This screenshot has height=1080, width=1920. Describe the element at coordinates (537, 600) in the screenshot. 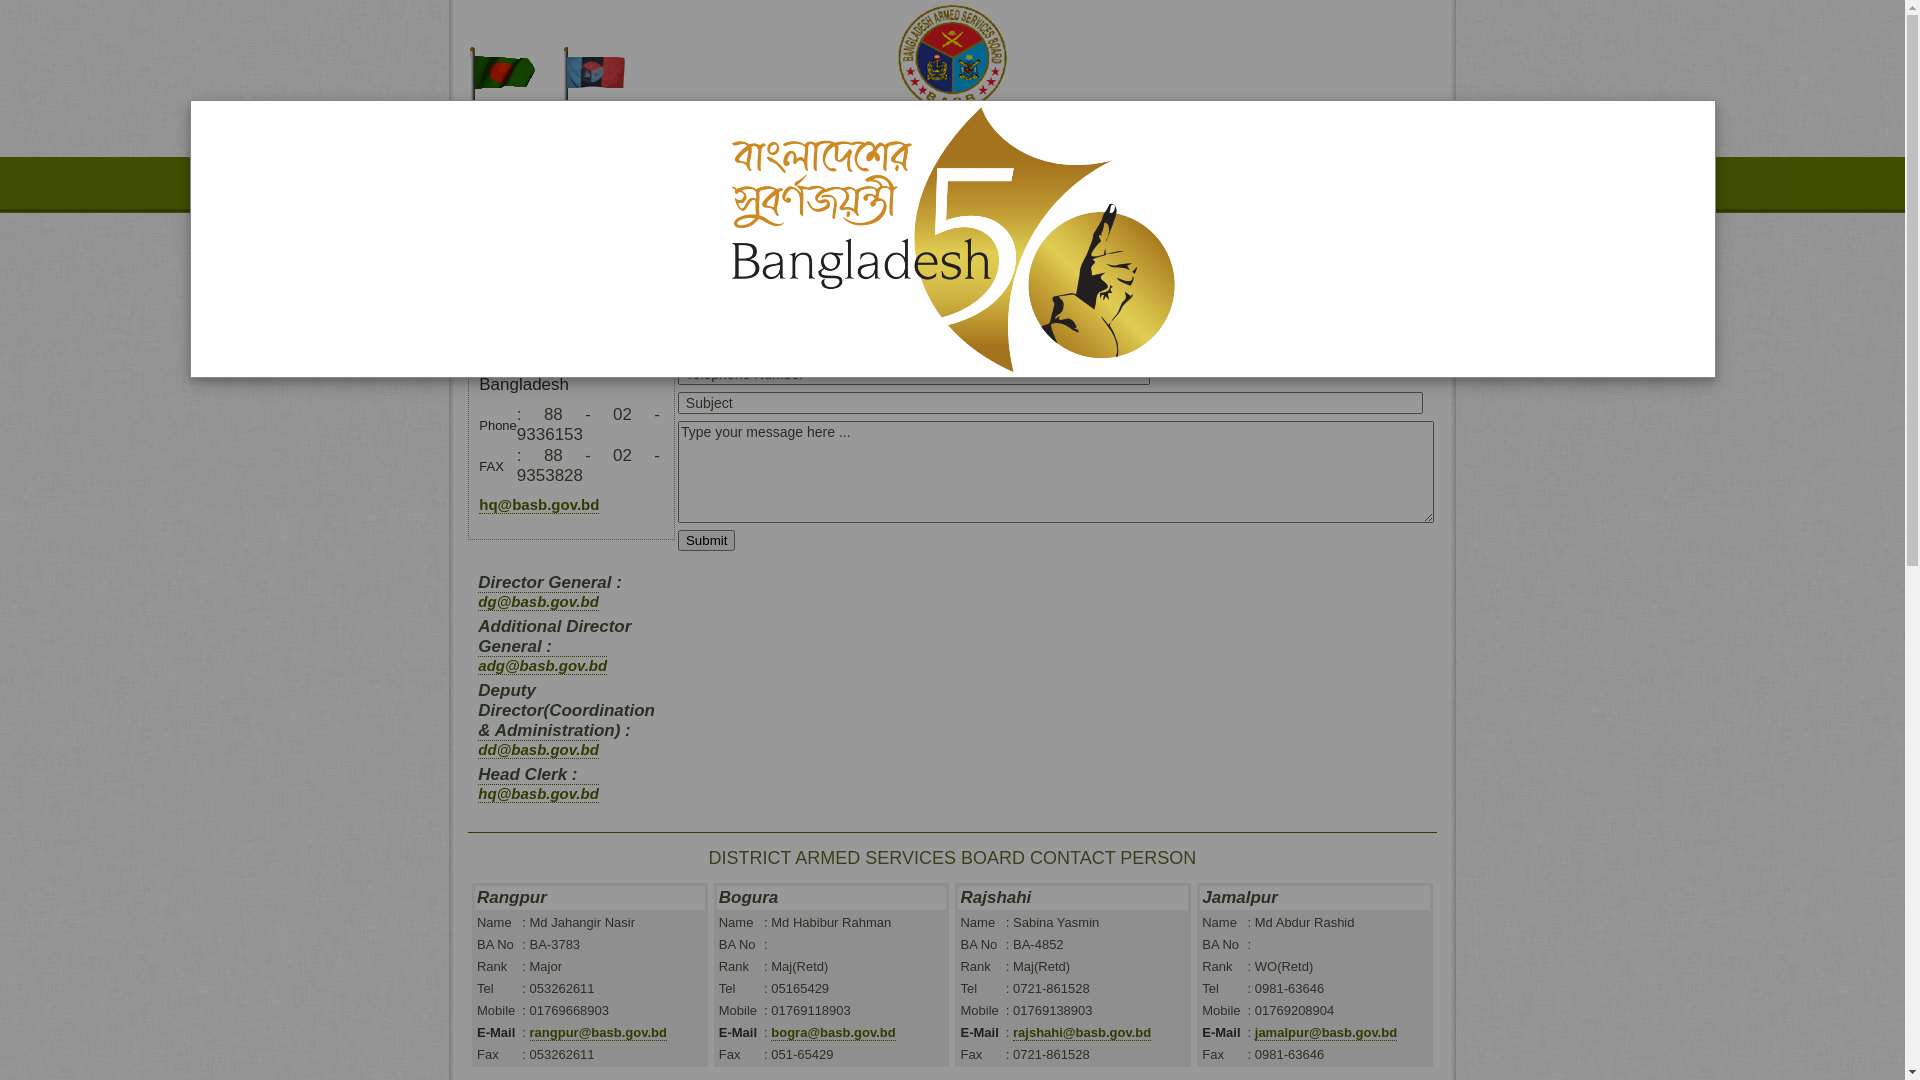

I see `'dg@basb.gov.bd'` at that location.